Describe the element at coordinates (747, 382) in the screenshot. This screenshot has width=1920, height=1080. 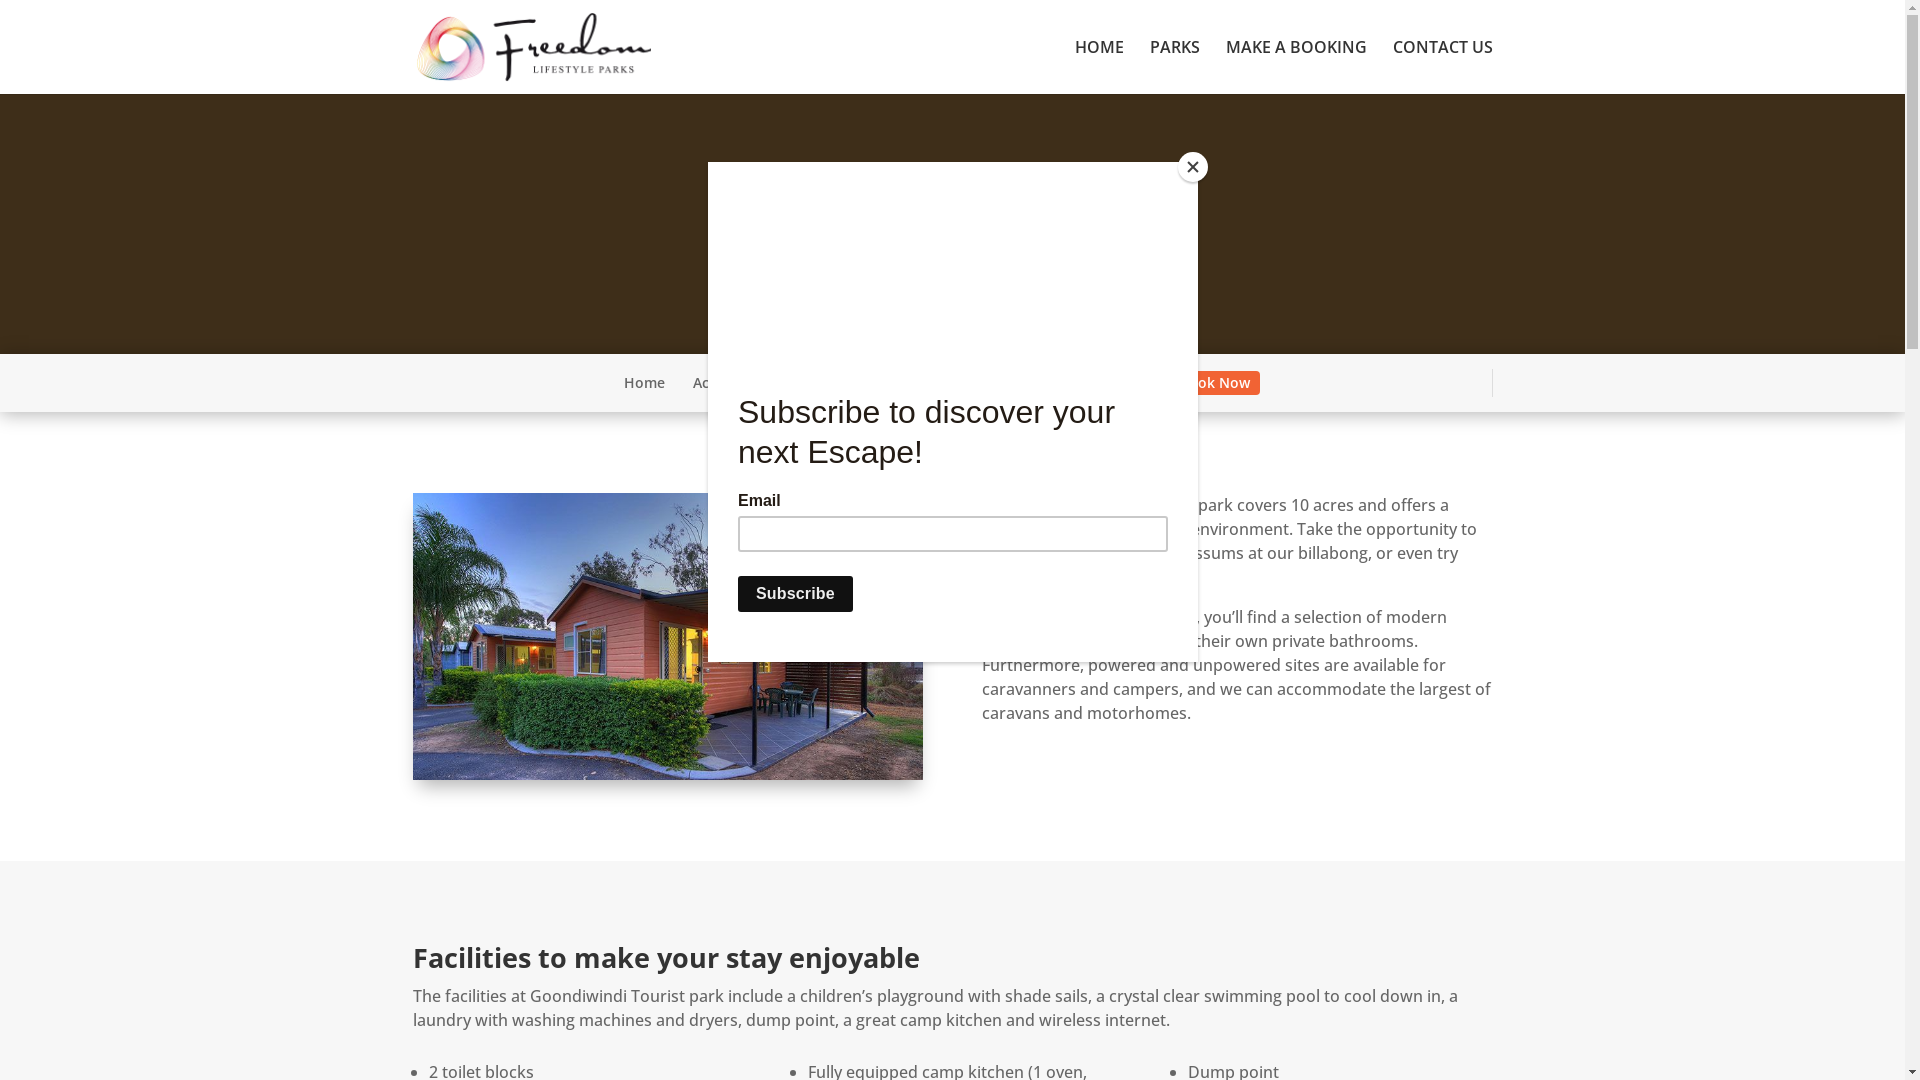
I see `'Accommodation'` at that location.